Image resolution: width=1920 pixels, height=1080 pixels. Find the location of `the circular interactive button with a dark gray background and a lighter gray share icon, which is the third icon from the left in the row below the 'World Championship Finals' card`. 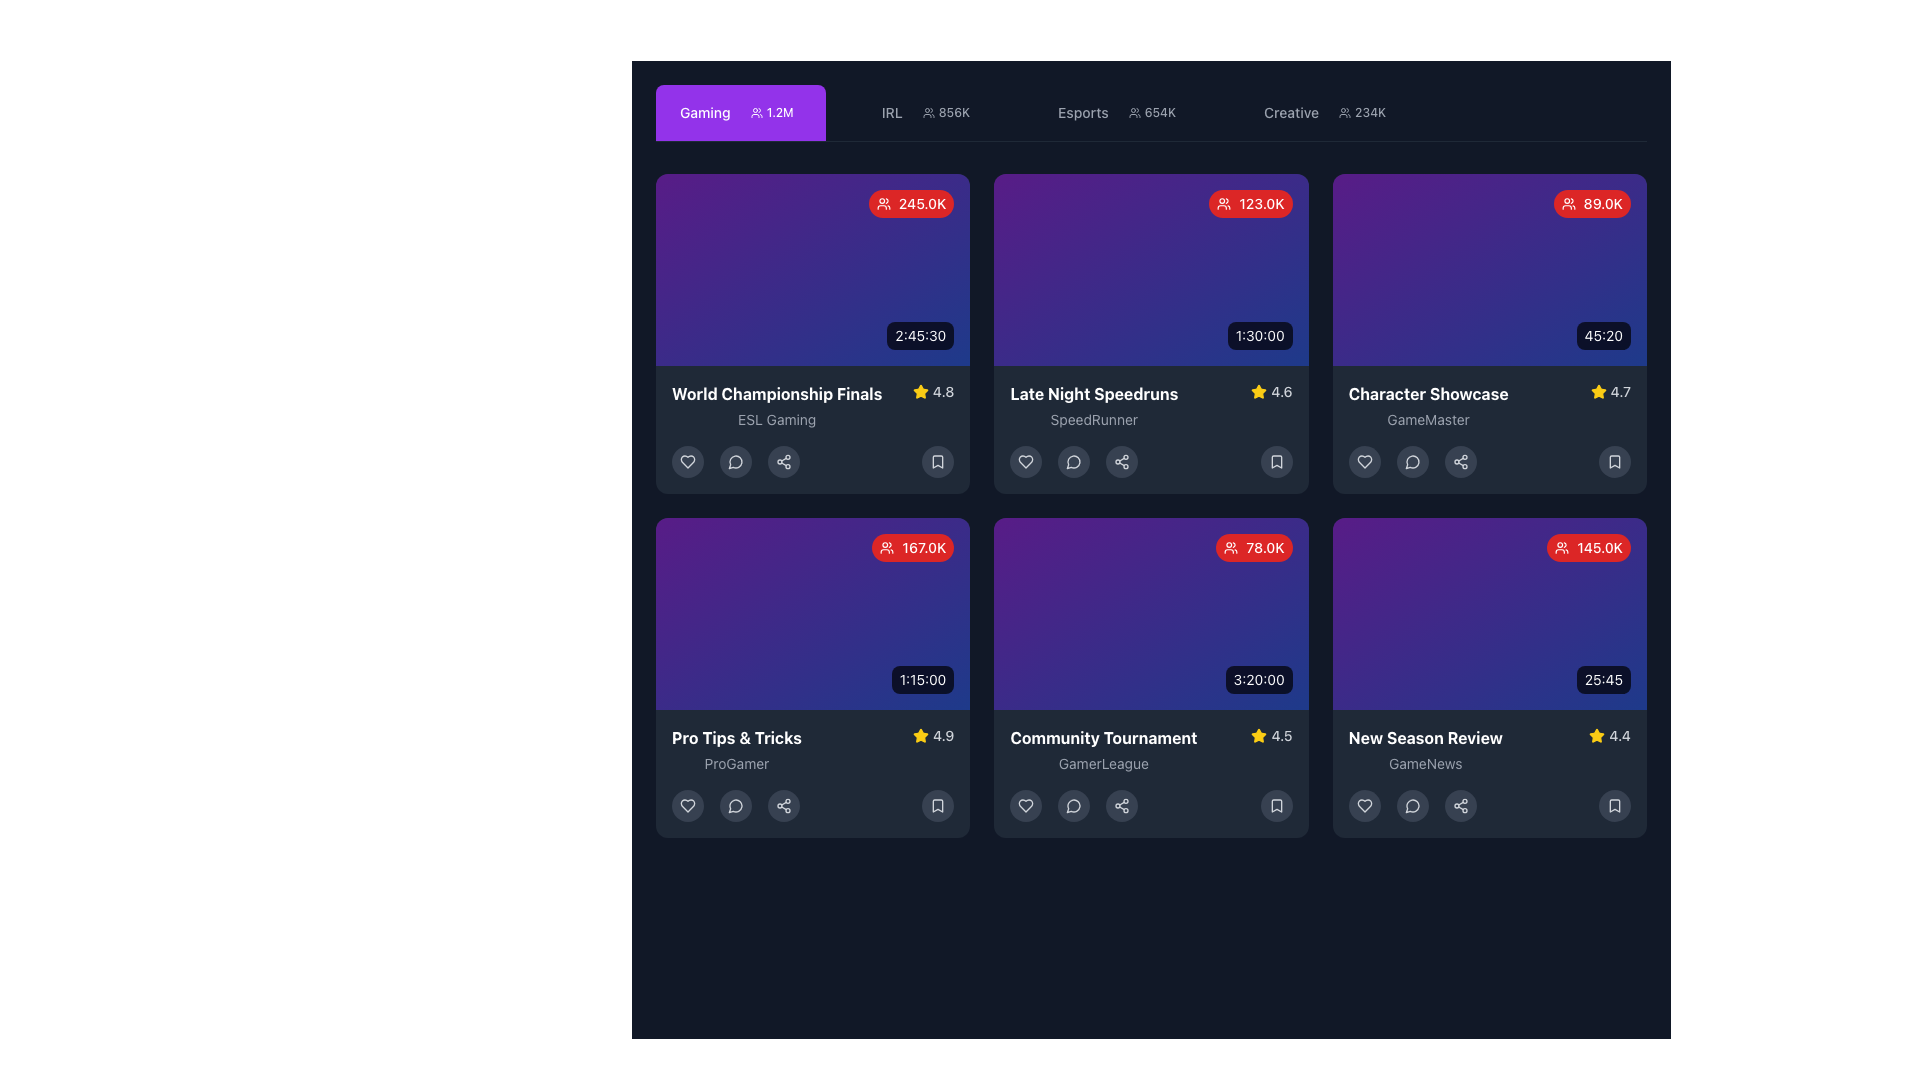

the circular interactive button with a dark gray background and a lighter gray share icon, which is the third icon from the left in the row below the 'World Championship Finals' card is located at coordinates (782, 462).